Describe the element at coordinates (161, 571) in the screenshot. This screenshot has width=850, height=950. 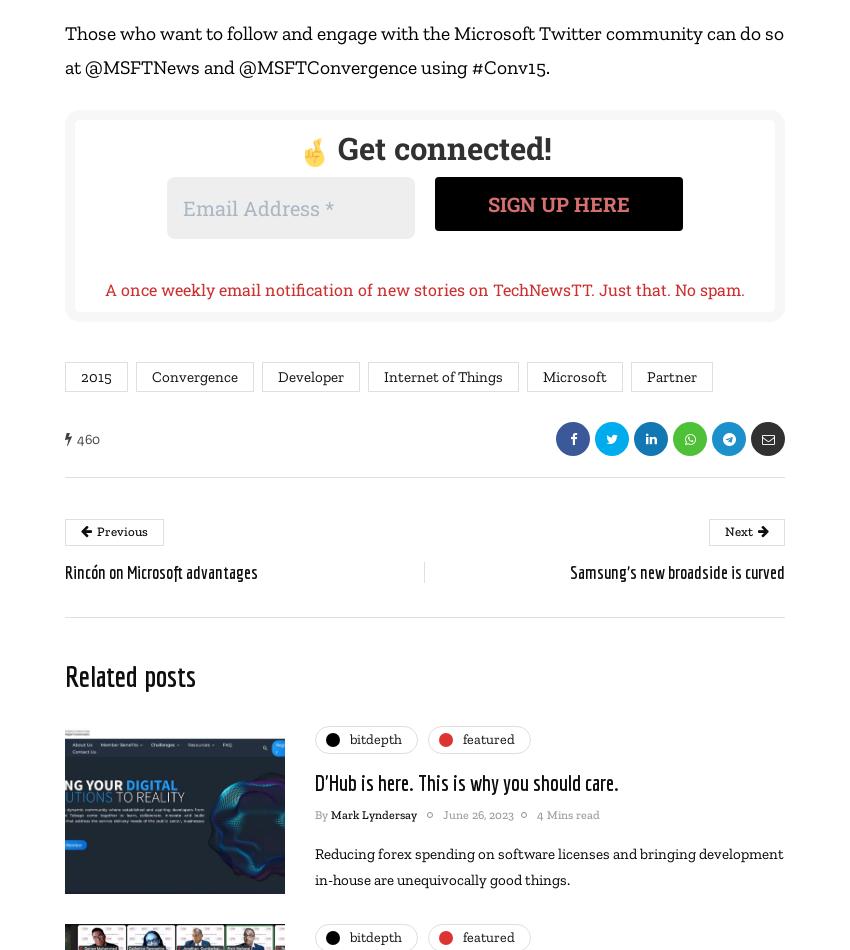
I see `'Rincón on Microsoft advantages'` at that location.